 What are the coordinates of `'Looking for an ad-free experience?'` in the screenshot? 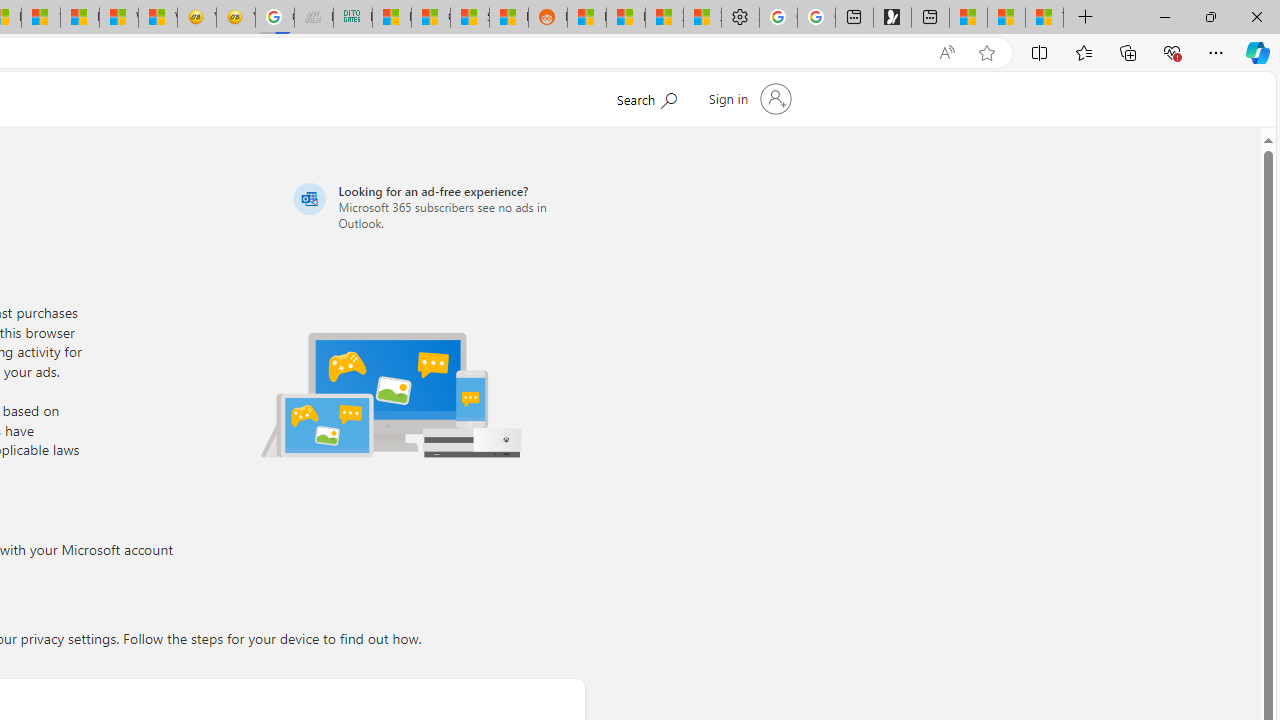 It's located at (435, 206).